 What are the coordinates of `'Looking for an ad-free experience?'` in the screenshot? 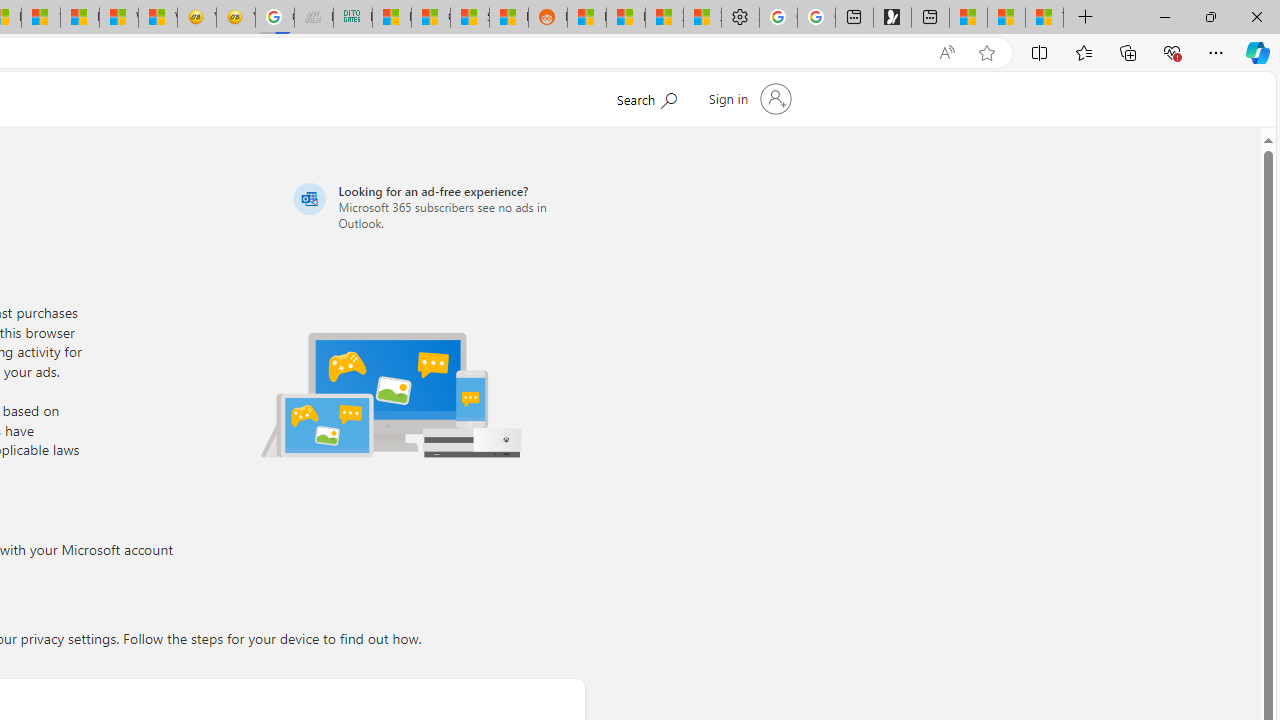 It's located at (435, 206).